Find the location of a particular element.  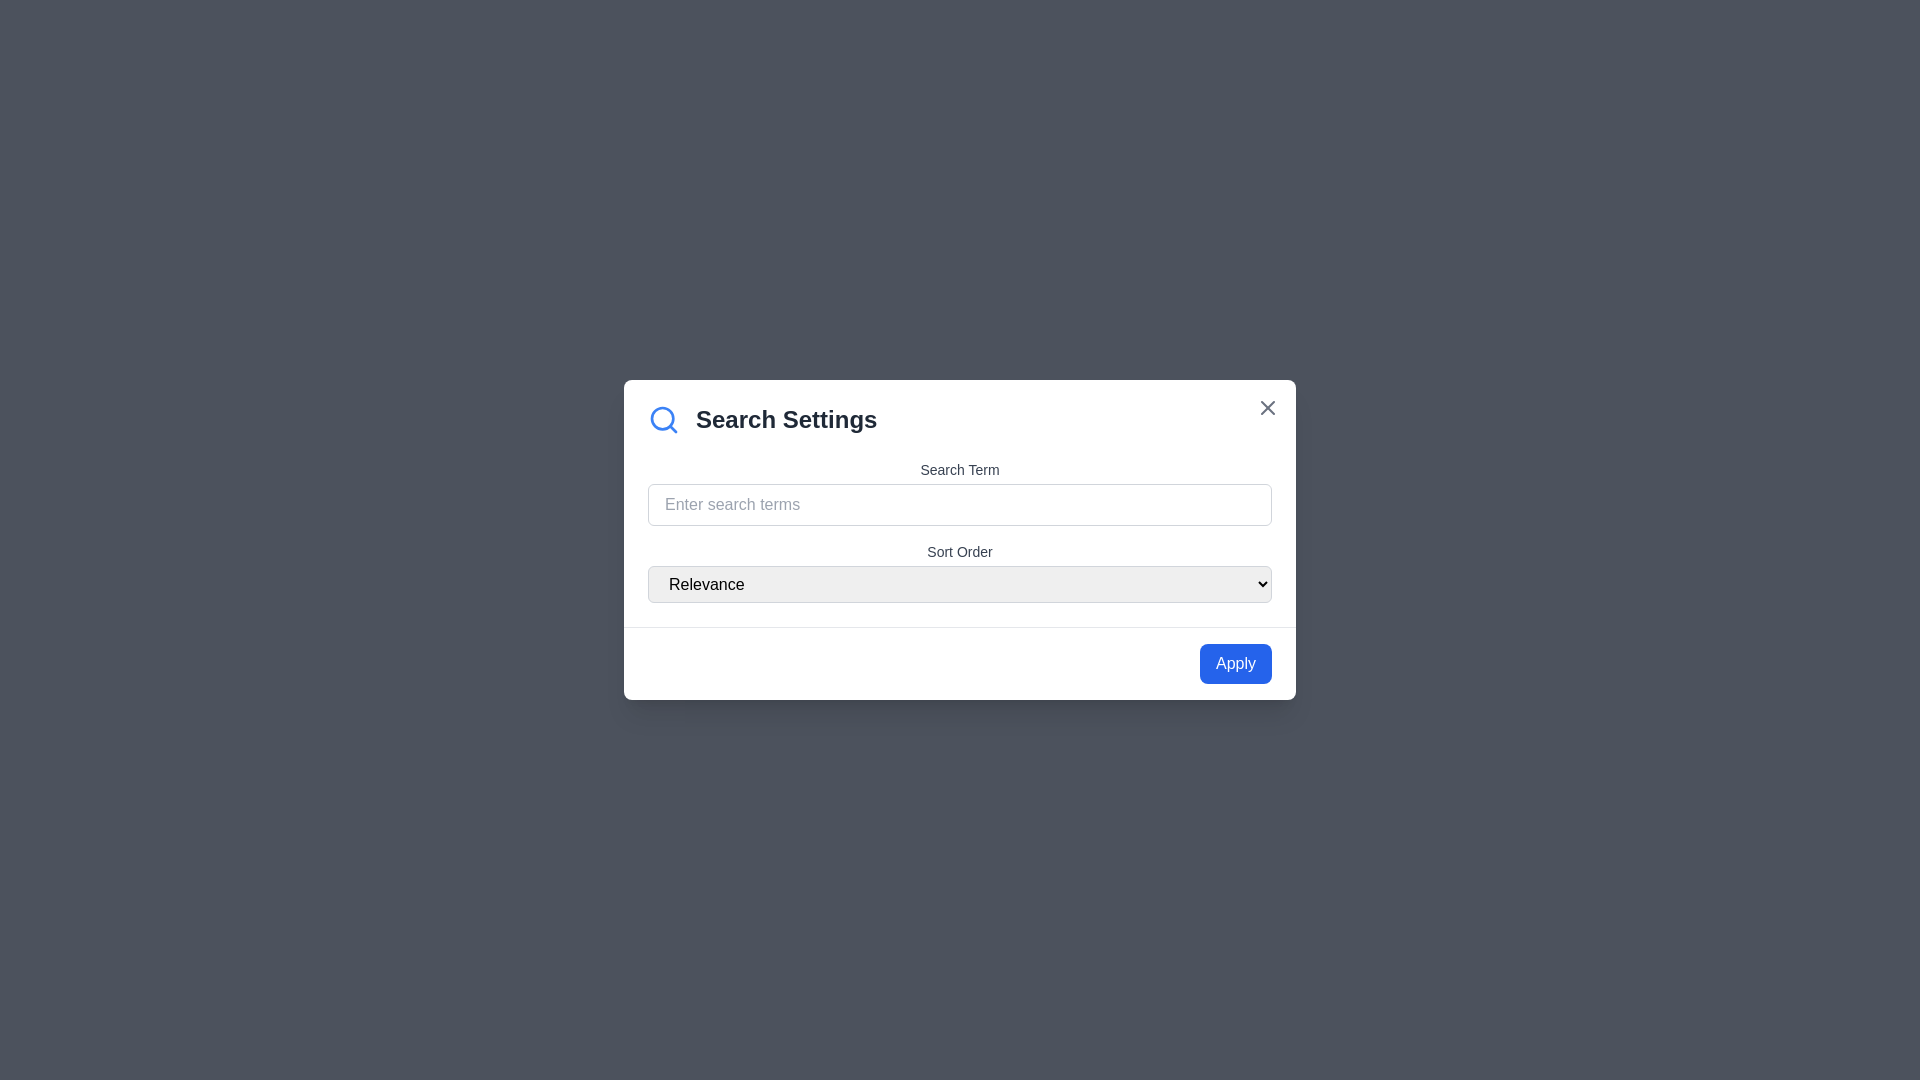

the small, X-shaped close button located at the top-right corner of the modal dialog box is located at coordinates (1266, 407).